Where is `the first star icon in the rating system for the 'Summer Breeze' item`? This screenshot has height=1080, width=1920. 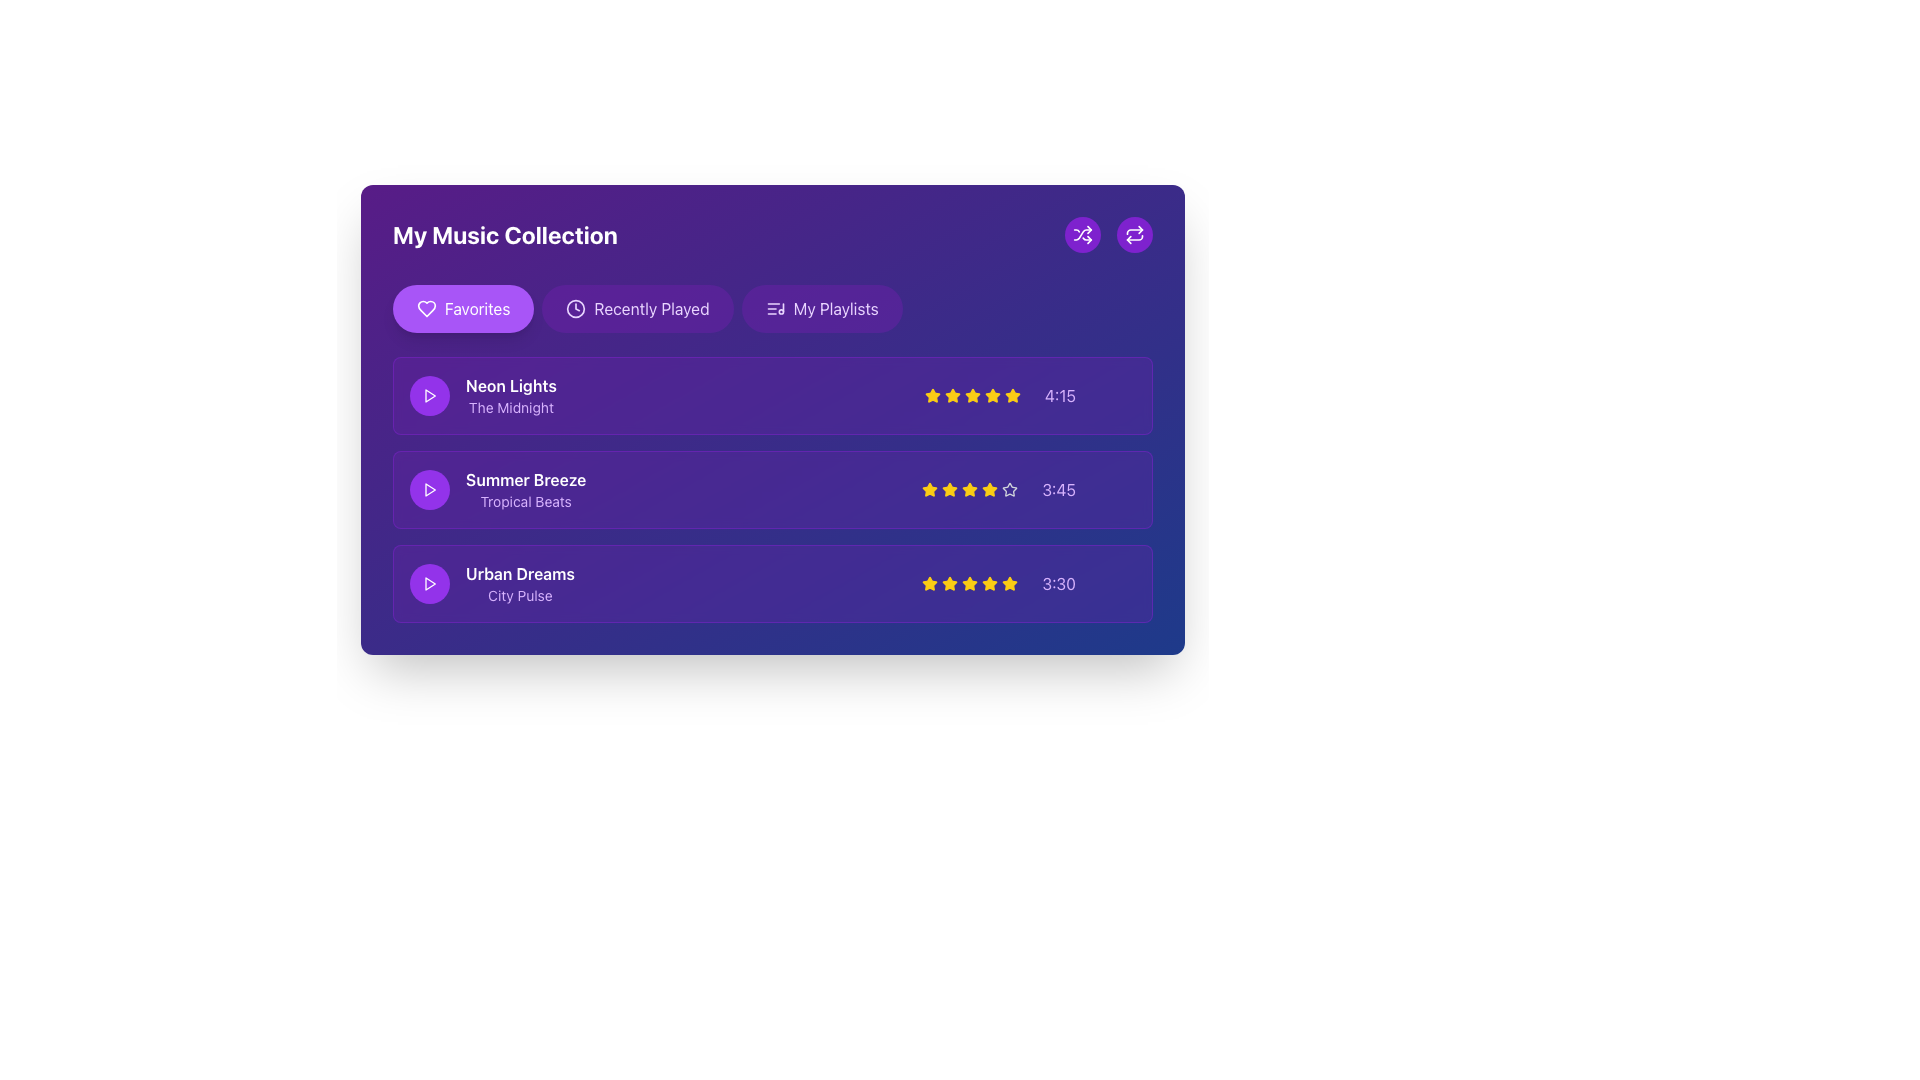 the first star icon in the rating system for the 'Summer Breeze' item is located at coordinates (929, 489).